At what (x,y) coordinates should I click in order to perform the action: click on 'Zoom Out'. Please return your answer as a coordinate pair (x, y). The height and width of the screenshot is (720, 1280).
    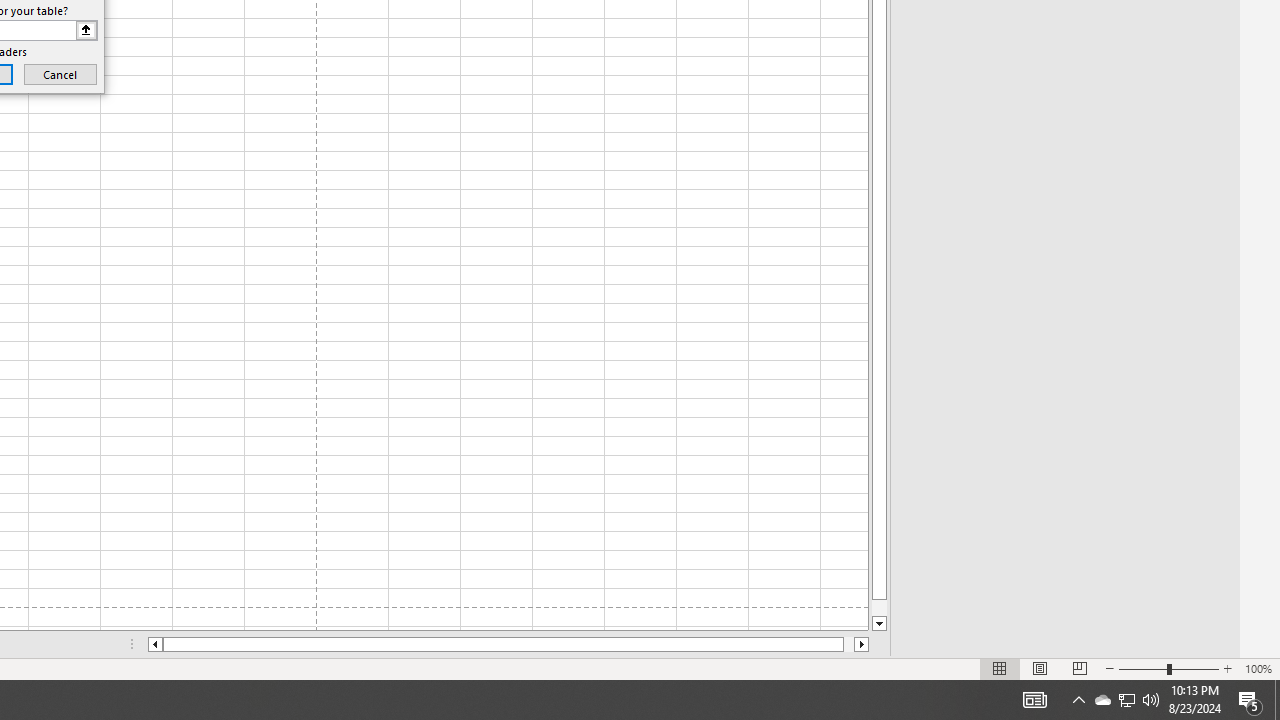
    Looking at the image, I should click on (1143, 669).